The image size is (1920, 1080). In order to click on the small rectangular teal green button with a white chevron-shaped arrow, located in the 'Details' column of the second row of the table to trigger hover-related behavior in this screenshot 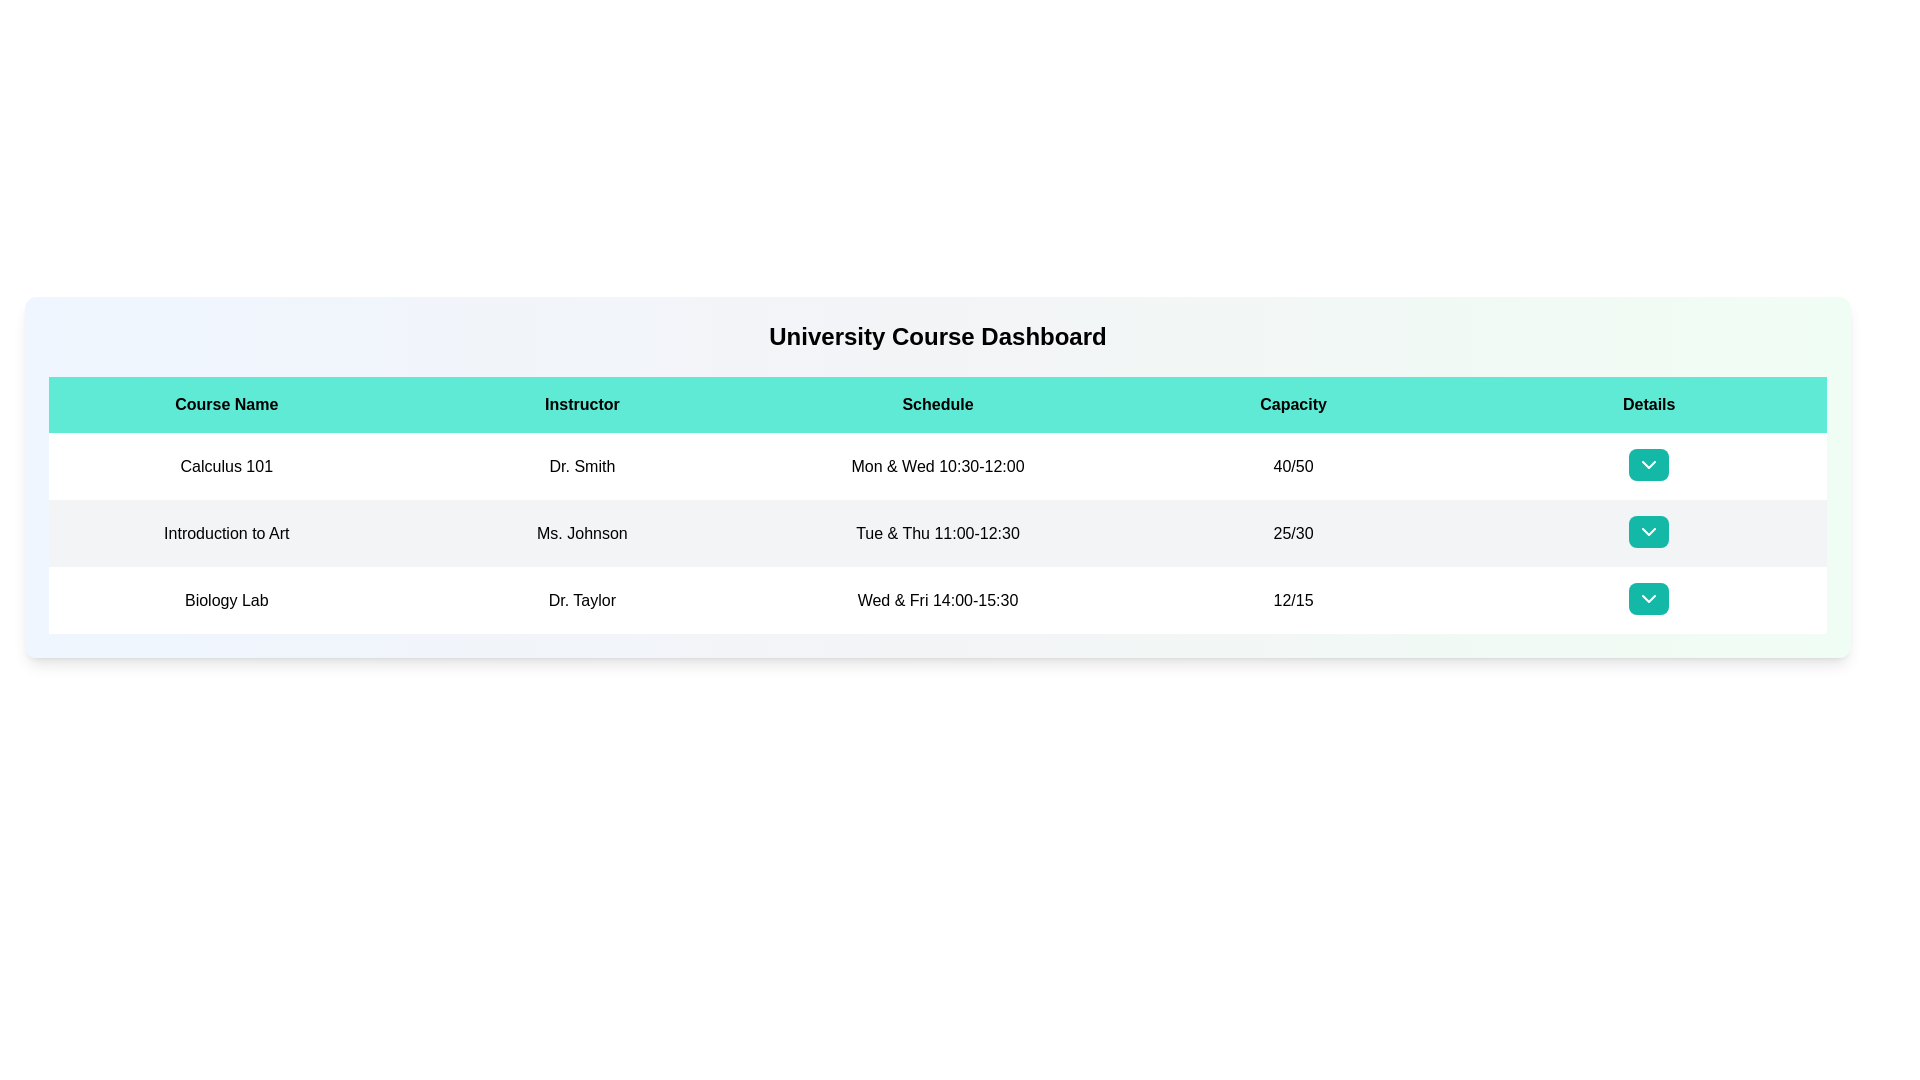, I will do `click(1649, 531)`.